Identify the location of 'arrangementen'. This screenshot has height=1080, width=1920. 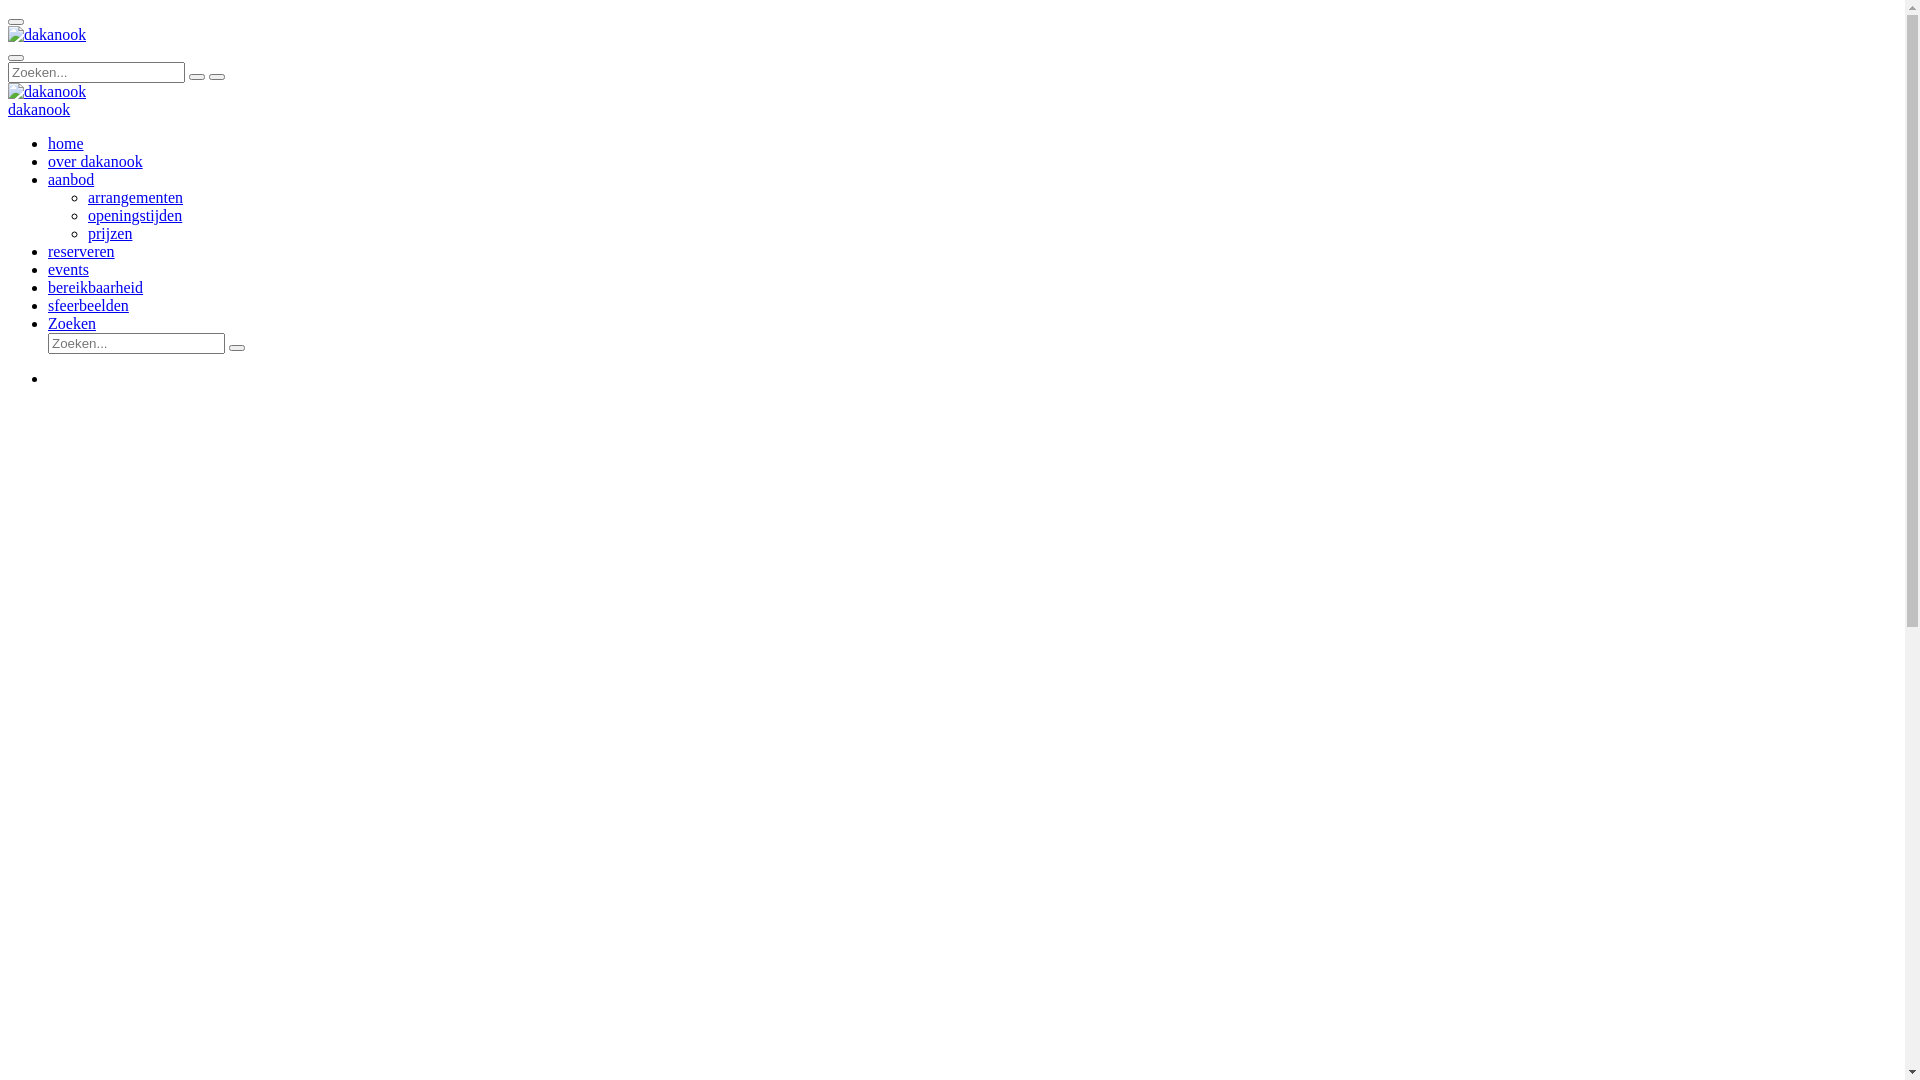
(86, 197).